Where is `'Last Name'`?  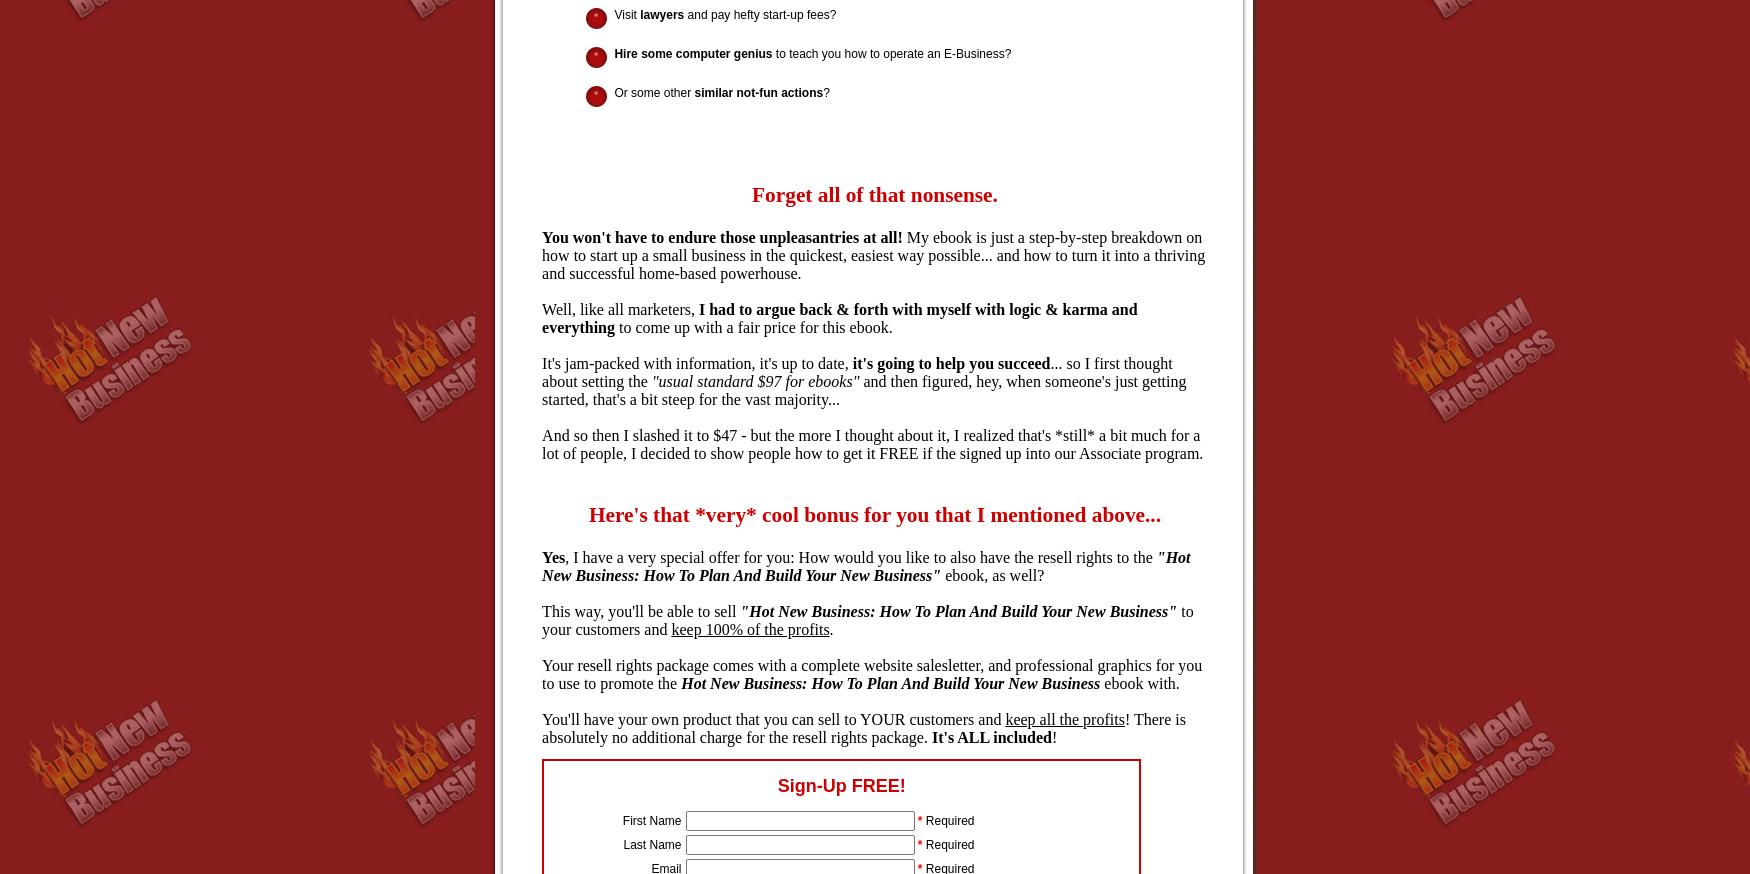 'Last Name' is located at coordinates (651, 844).